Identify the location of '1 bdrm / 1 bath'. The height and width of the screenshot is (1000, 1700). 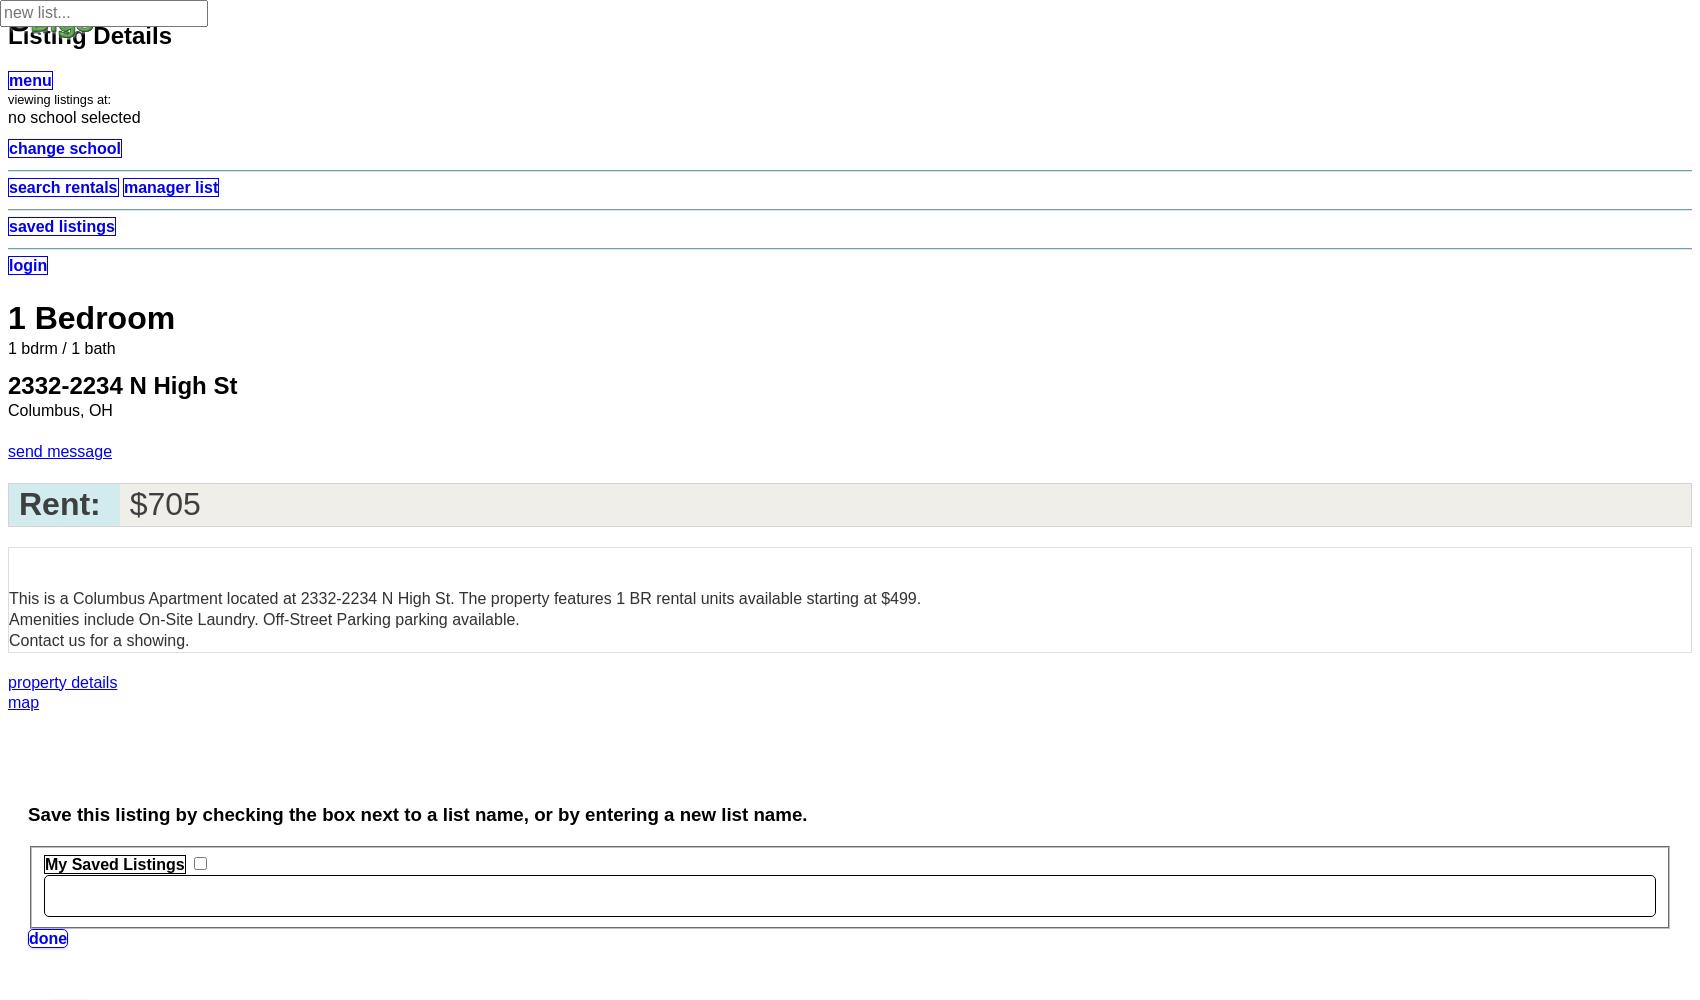
(61, 347).